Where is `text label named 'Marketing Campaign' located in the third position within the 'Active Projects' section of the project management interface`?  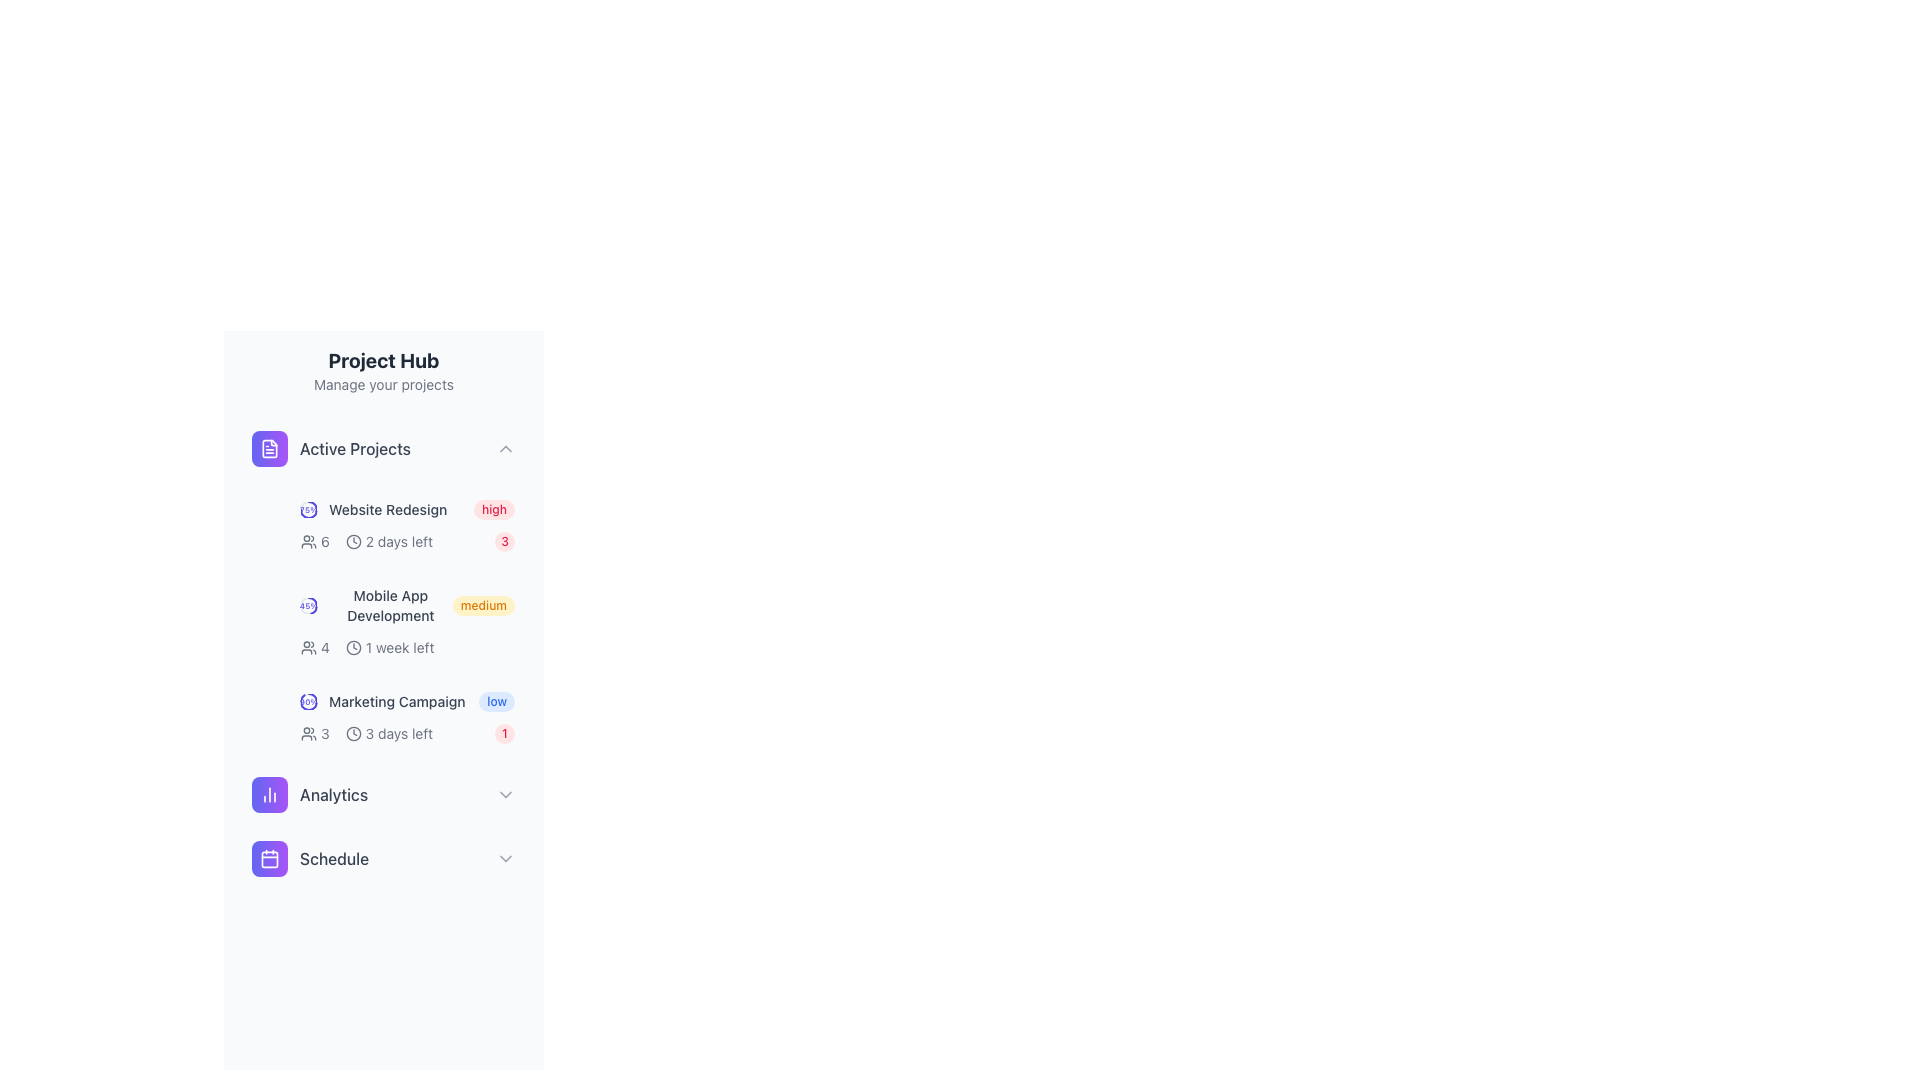 text label named 'Marketing Campaign' located in the third position within the 'Active Projects' section of the project management interface is located at coordinates (397, 701).